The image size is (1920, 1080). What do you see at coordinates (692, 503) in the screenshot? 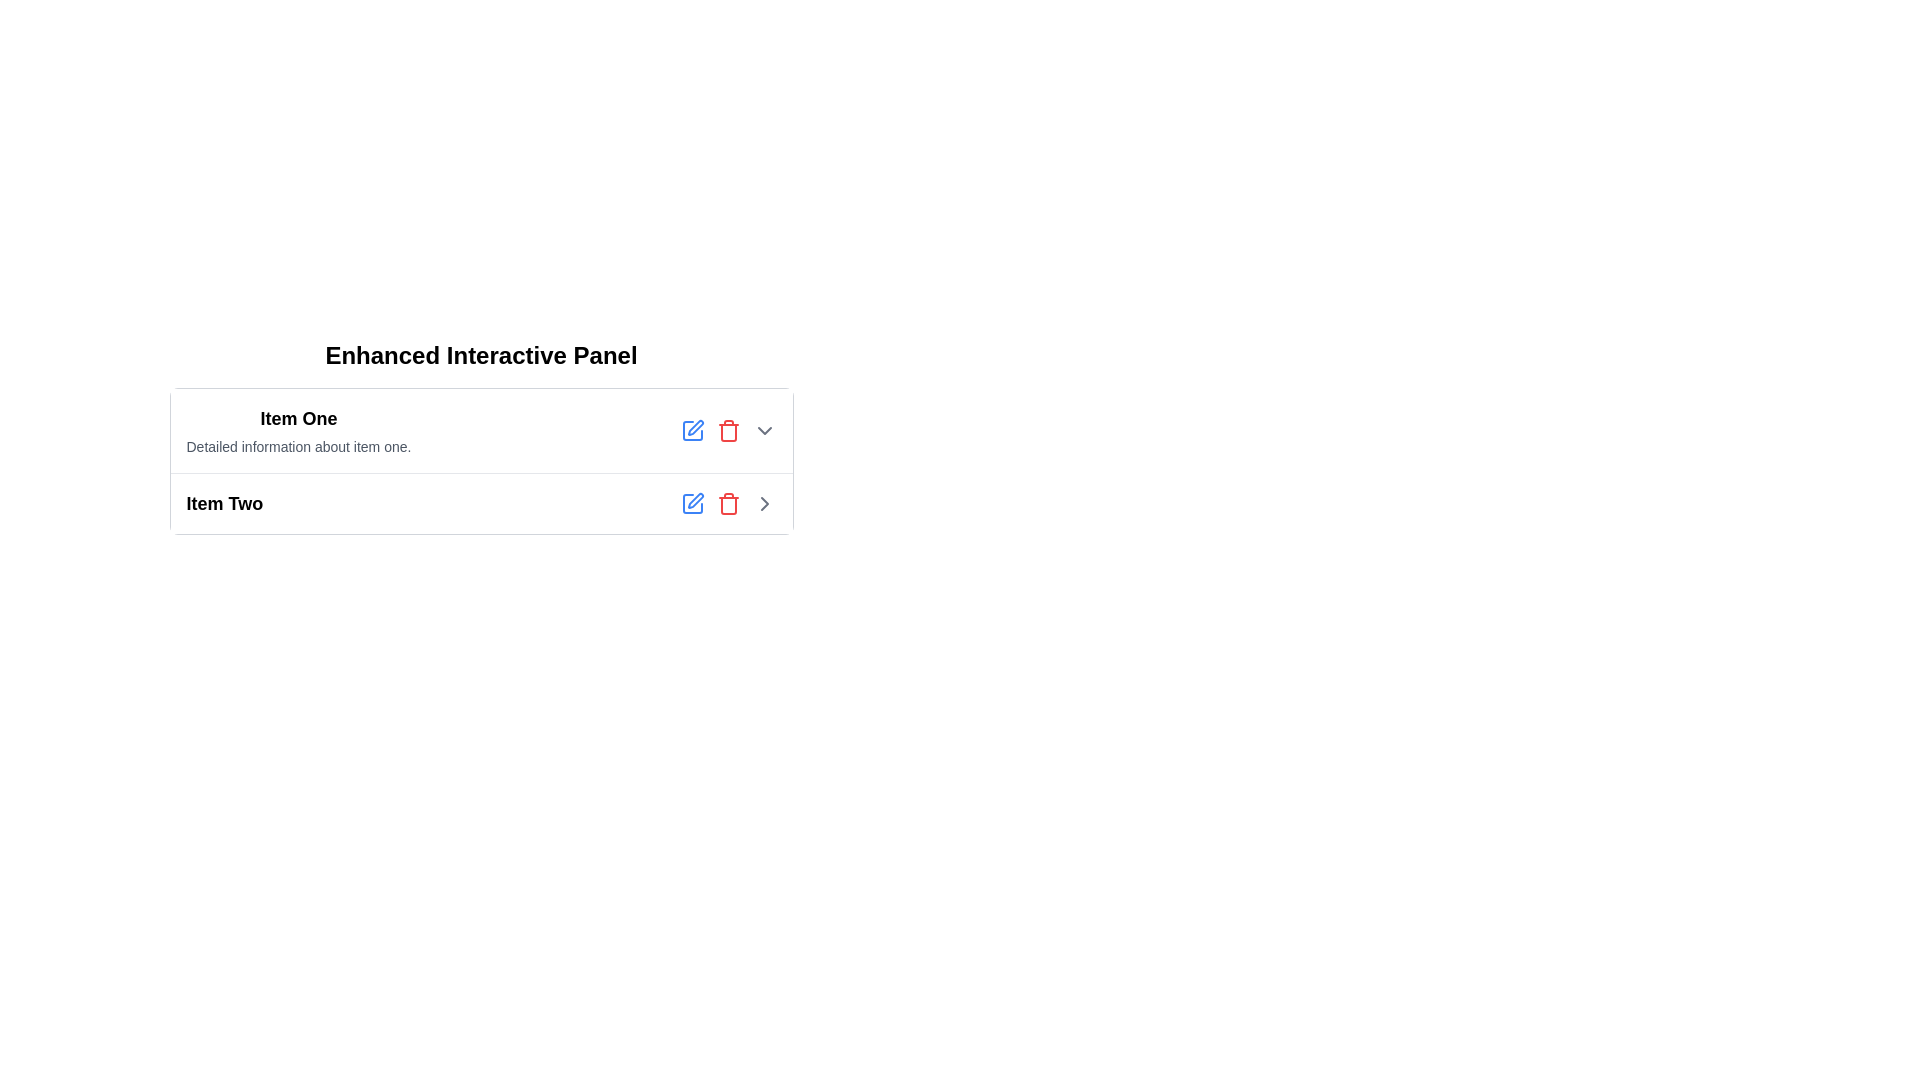
I see `the interactive button with a pen icon, located to the right of 'Item Two'` at bounding box center [692, 503].